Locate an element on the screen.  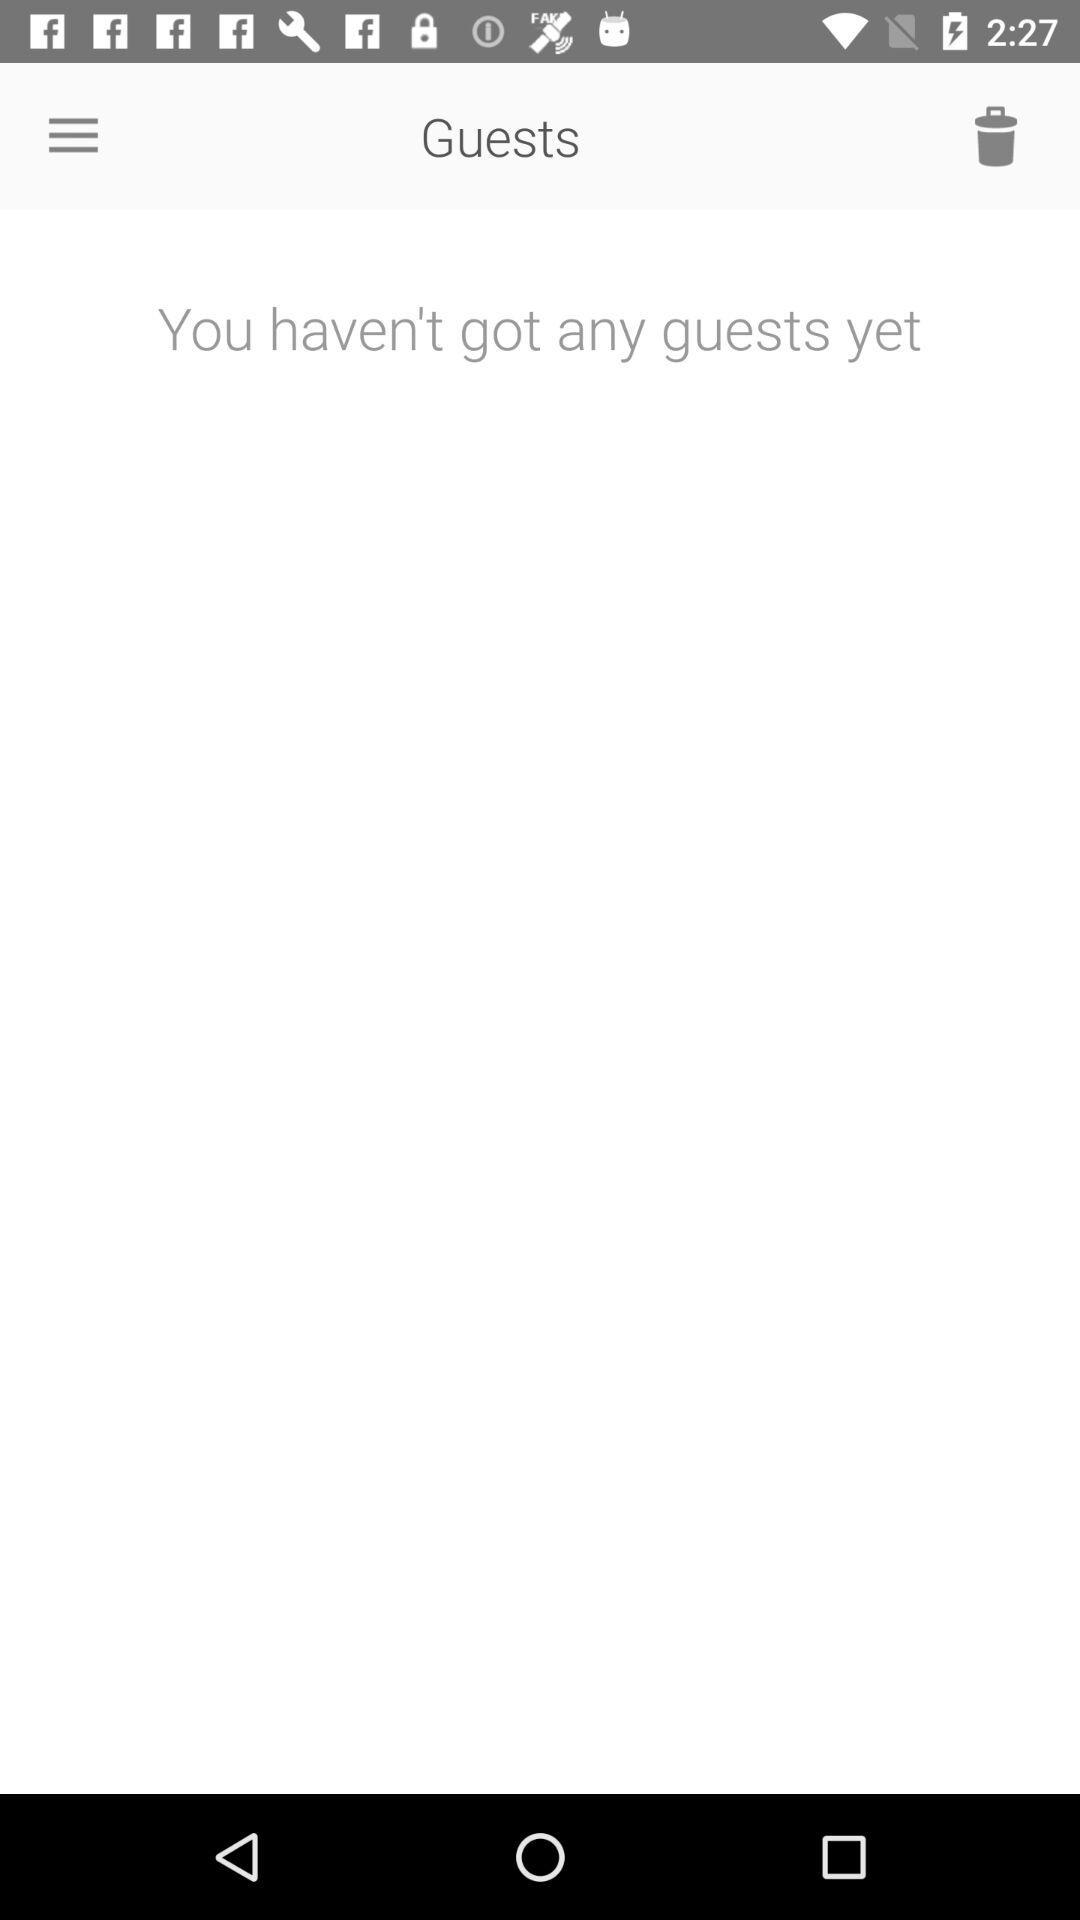
the icon to the left of guests item is located at coordinates (72, 135).